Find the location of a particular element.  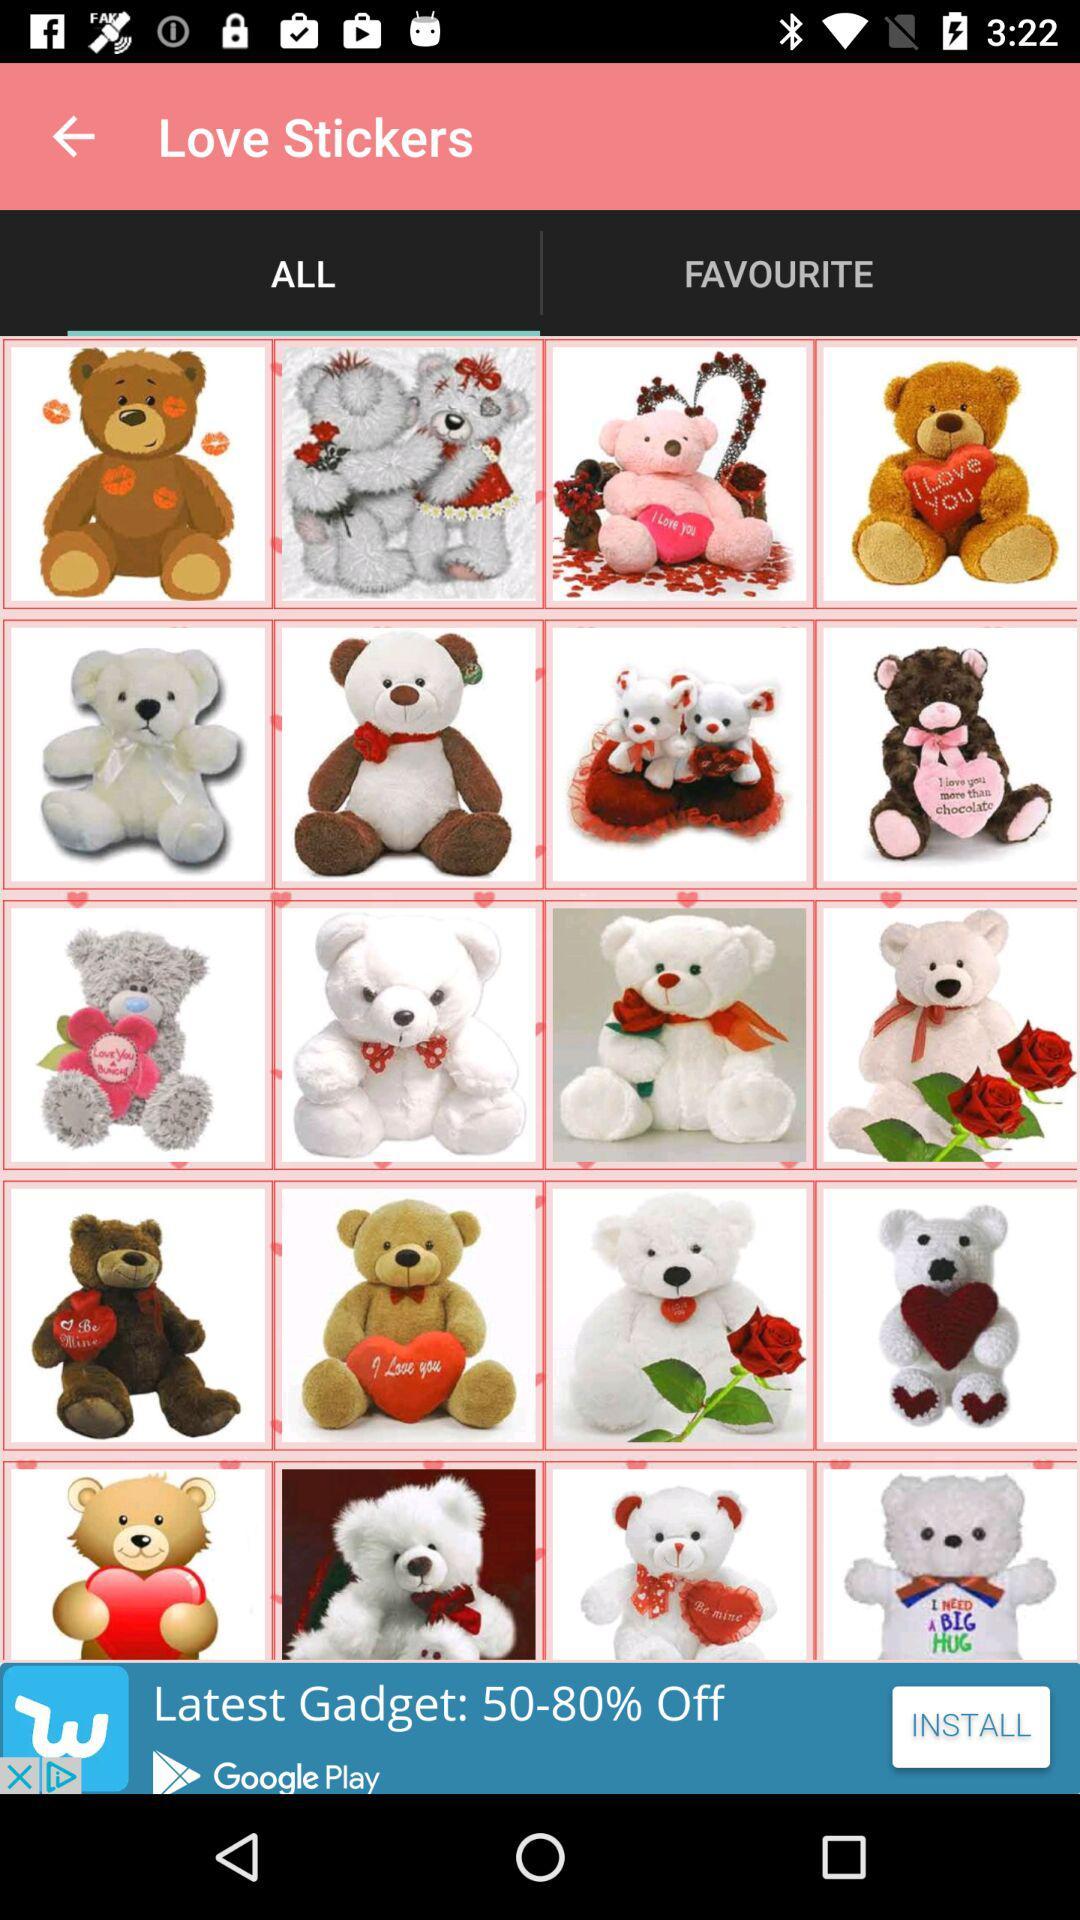

advertisement website is located at coordinates (540, 1727).